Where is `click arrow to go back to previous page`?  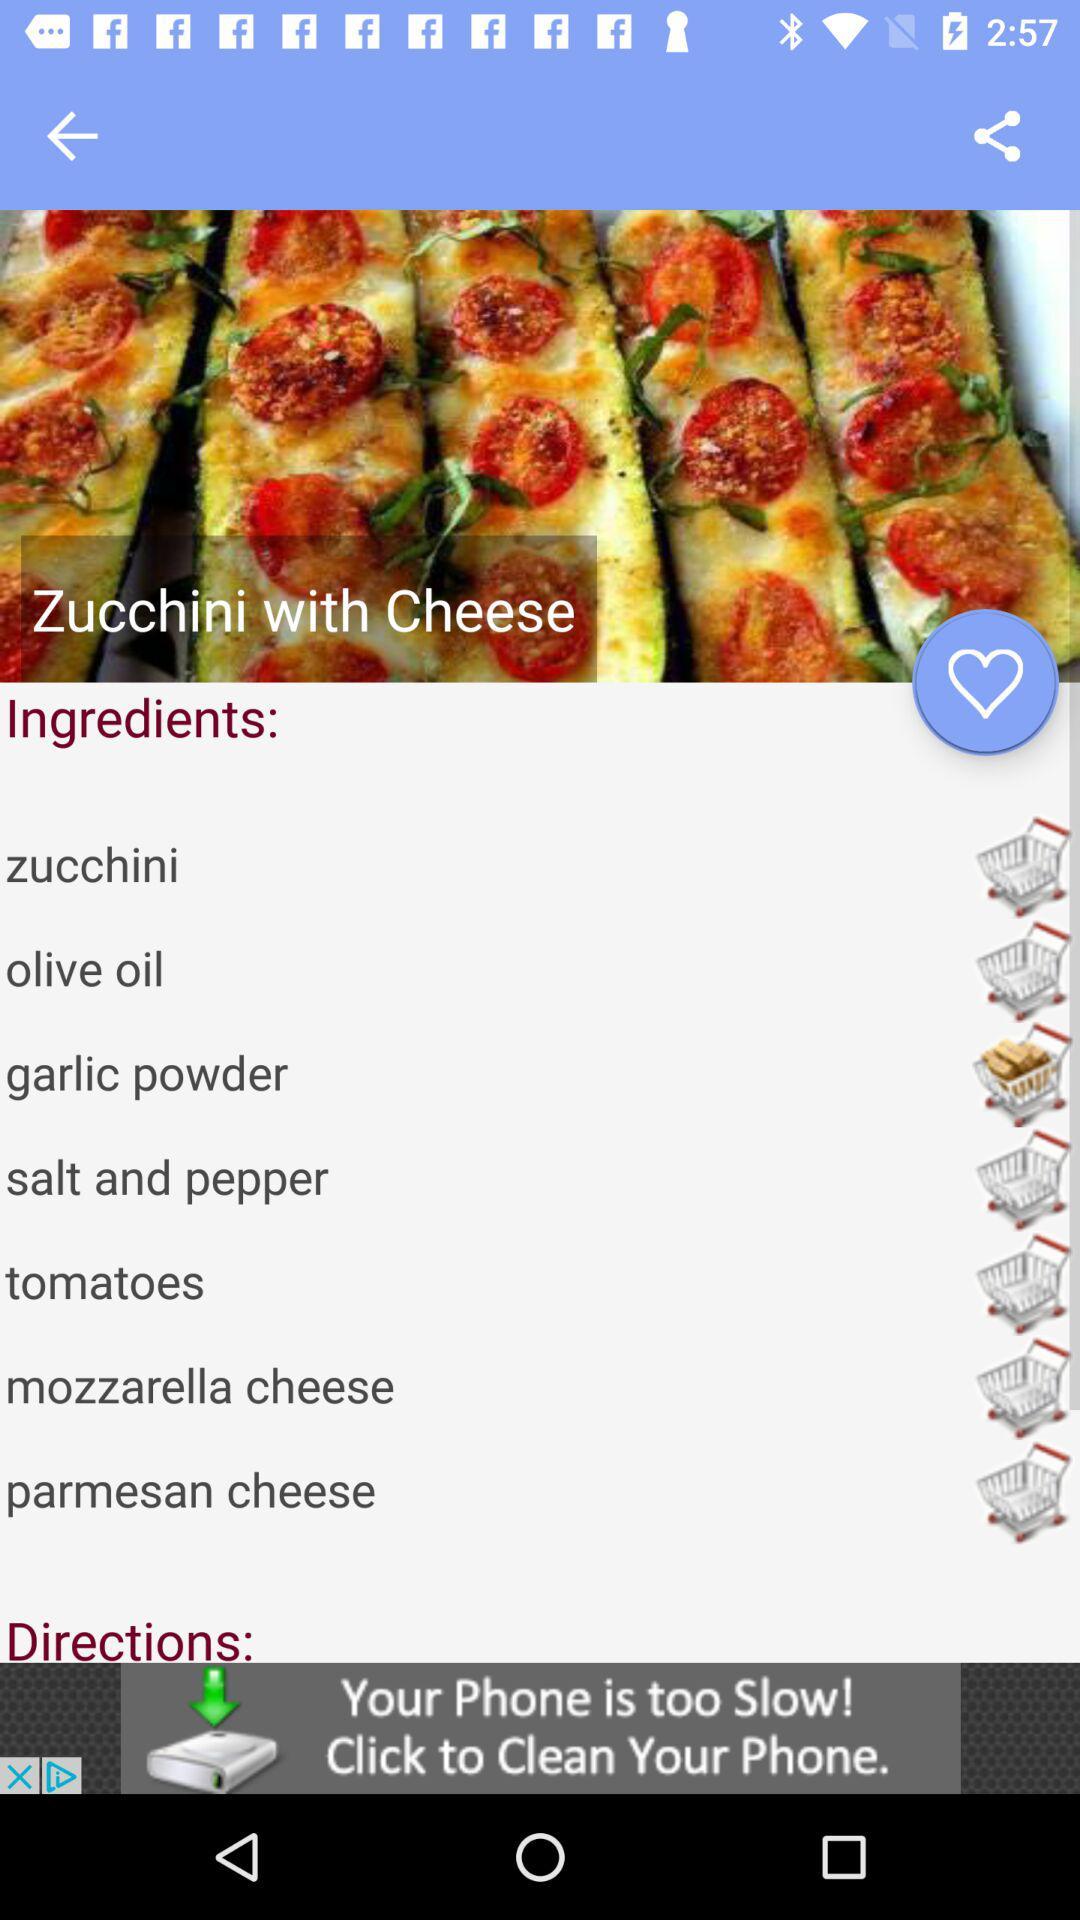 click arrow to go back to previous page is located at coordinates (71, 135).